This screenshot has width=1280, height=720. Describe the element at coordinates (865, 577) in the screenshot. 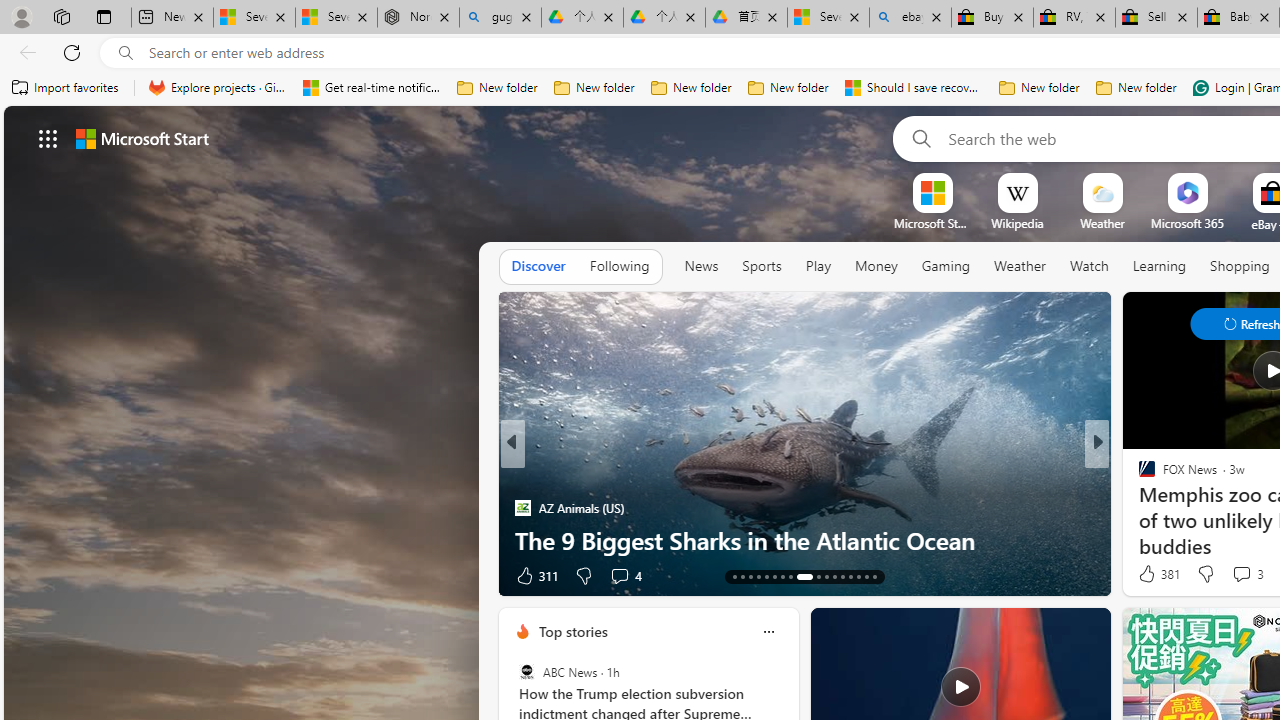

I see `'AutomationID: tab-28'` at that location.